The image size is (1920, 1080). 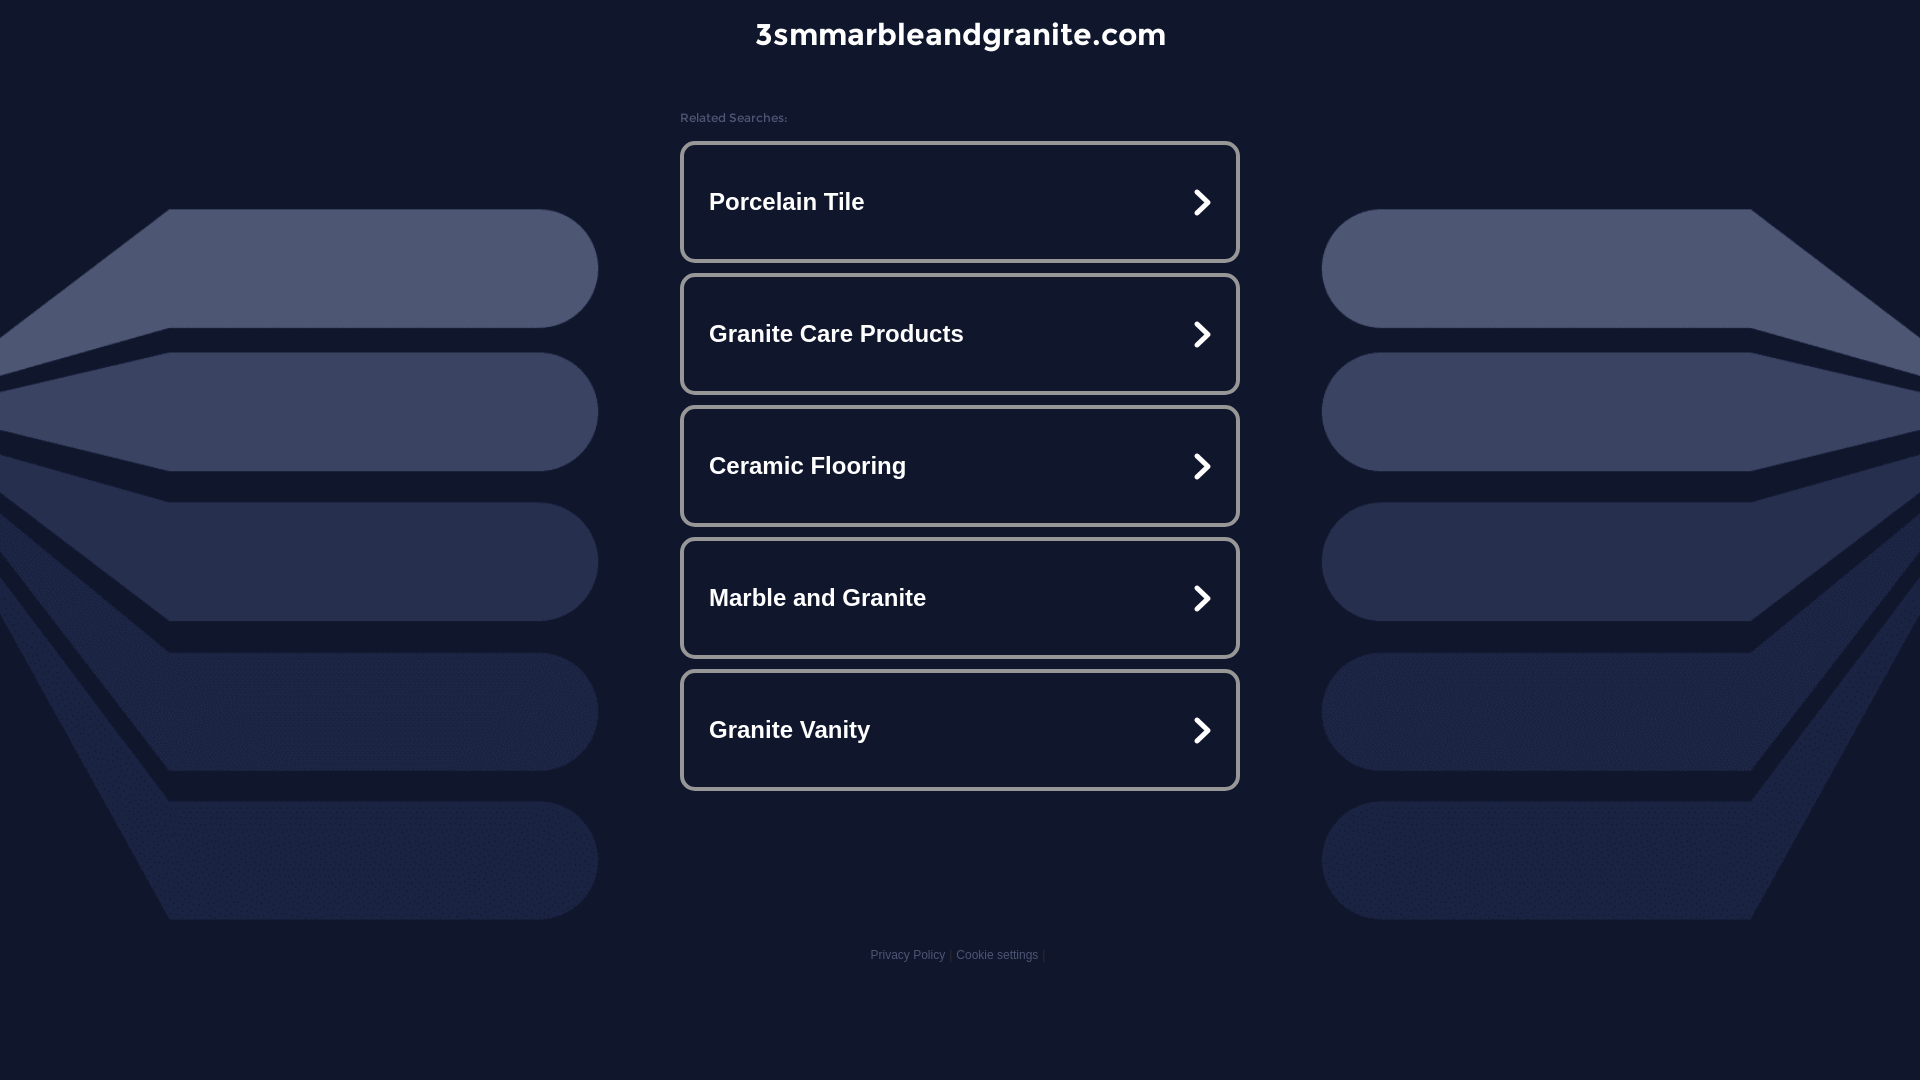 I want to click on 'Ceramic Flooring', so click(x=960, y=466).